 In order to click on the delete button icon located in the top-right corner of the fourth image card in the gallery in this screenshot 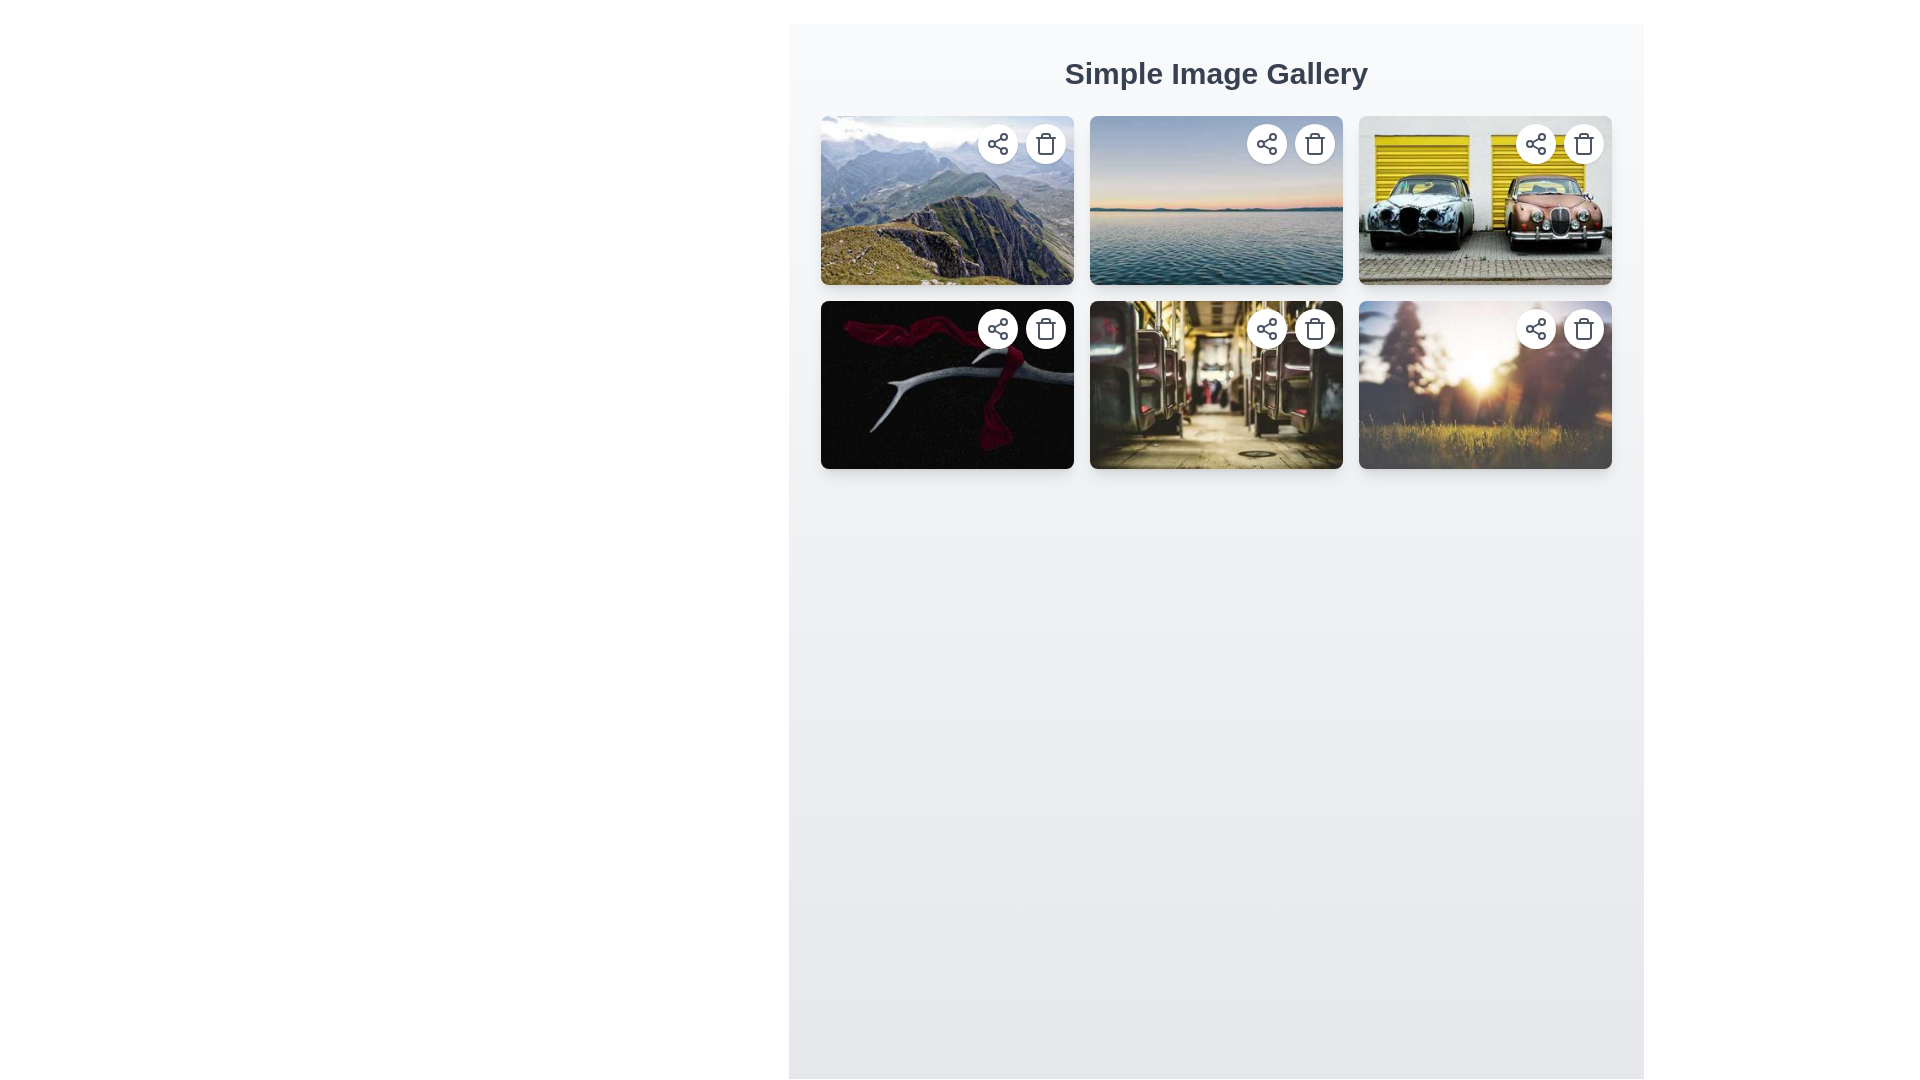, I will do `click(1583, 145)`.